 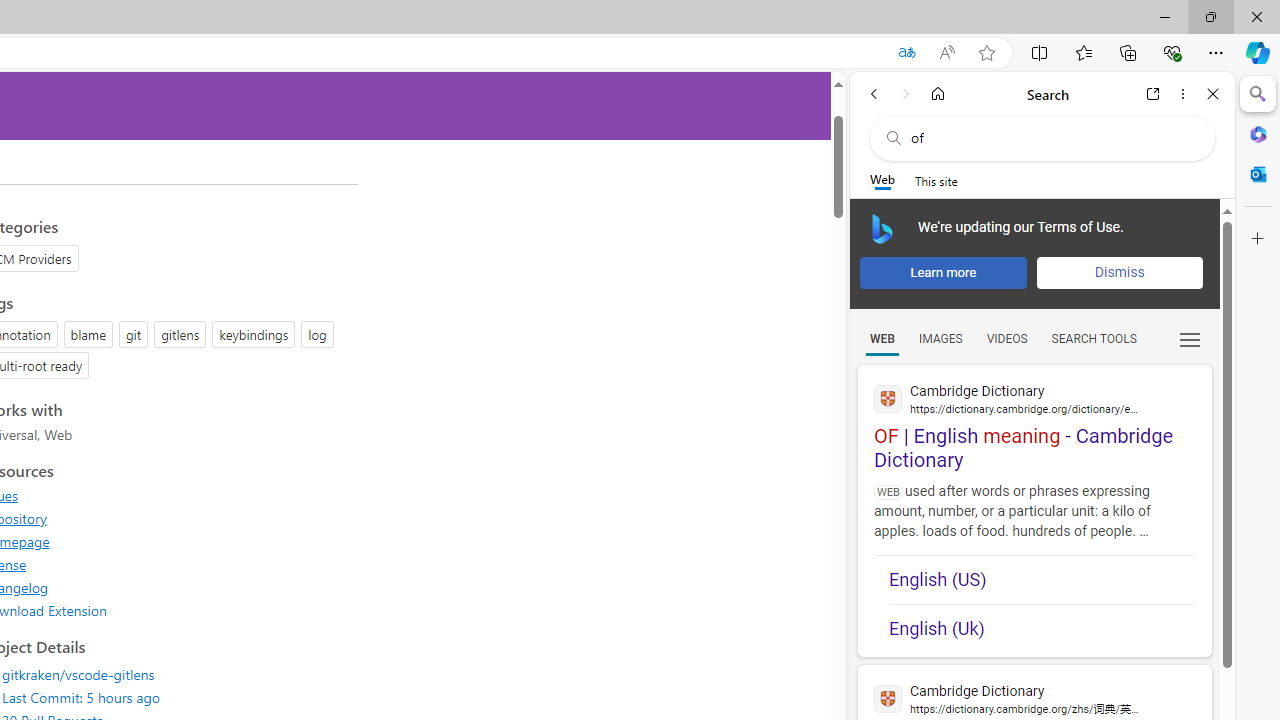 What do you see at coordinates (935, 180) in the screenshot?
I see `'This site scope'` at bounding box center [935, 180].